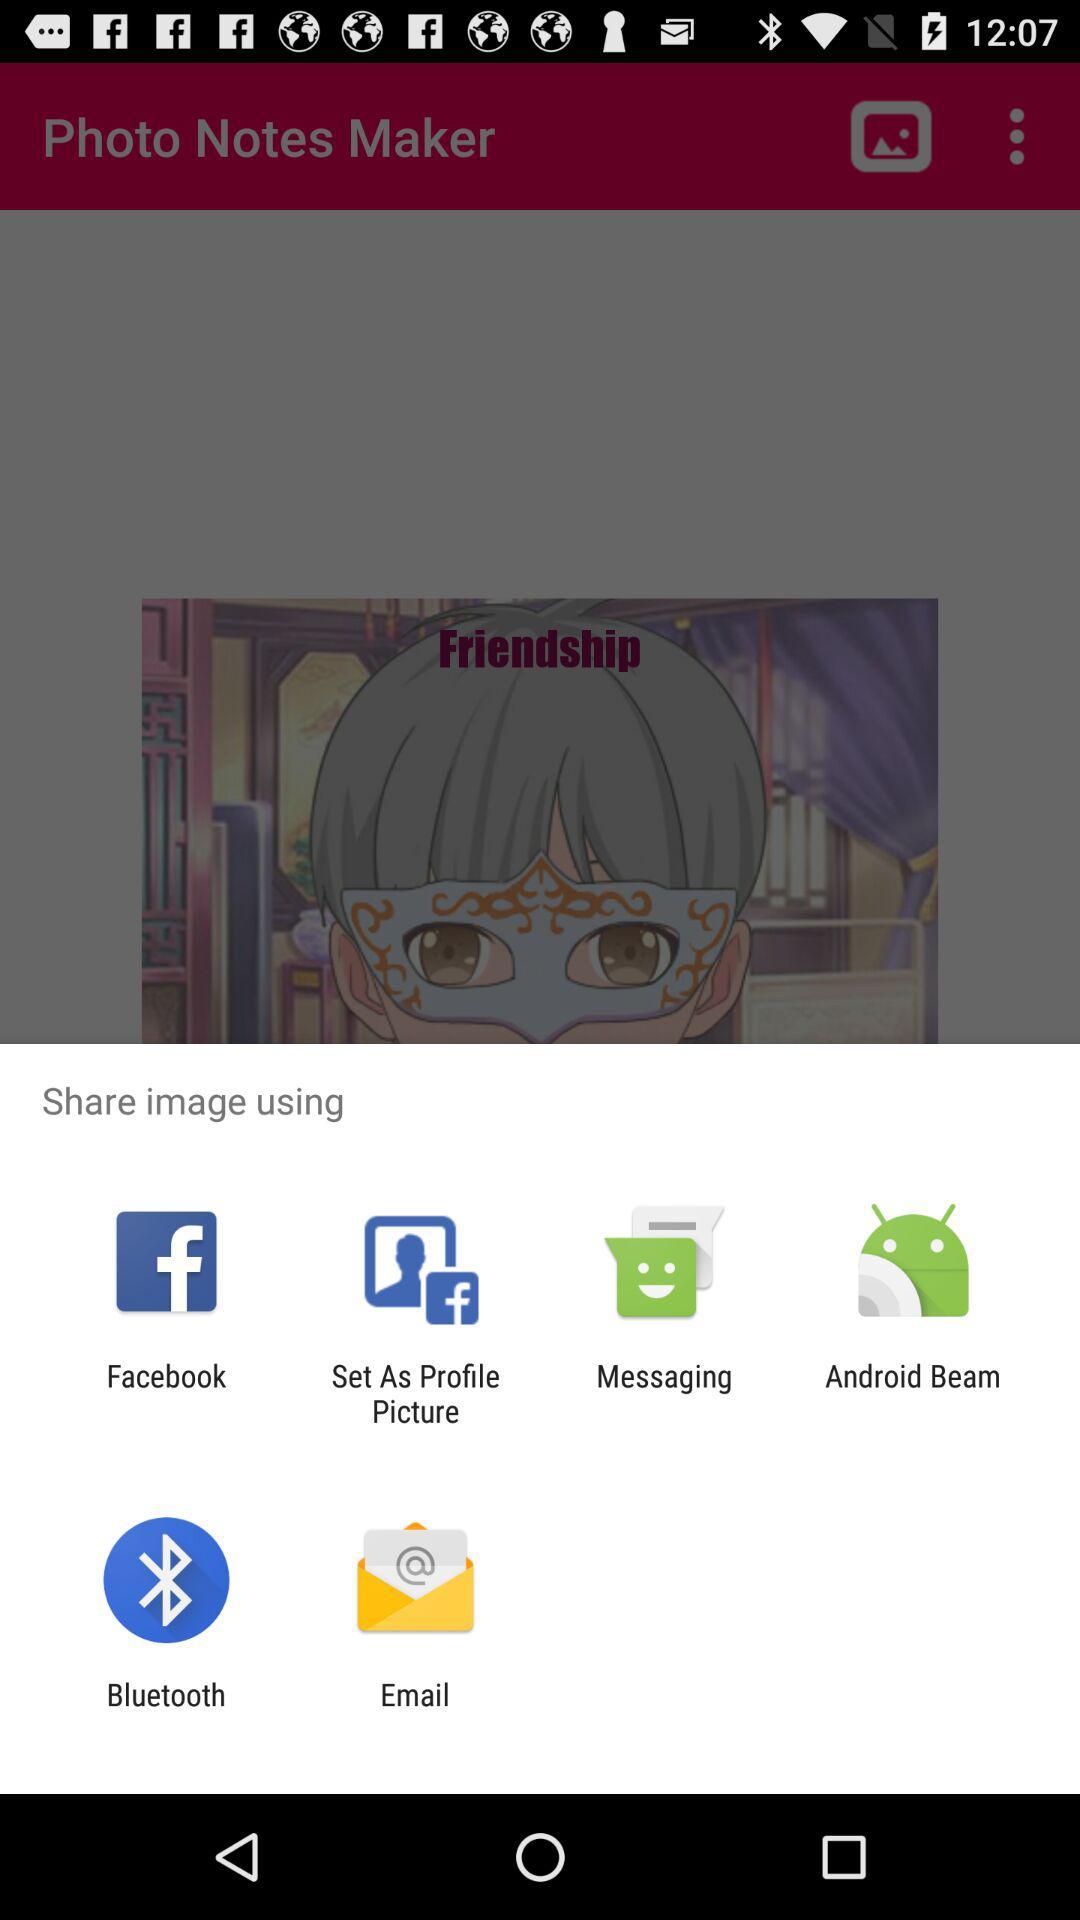 The image size is (1080, 1920). I want to click on the item next to the android beam item, so click(664, 1392).